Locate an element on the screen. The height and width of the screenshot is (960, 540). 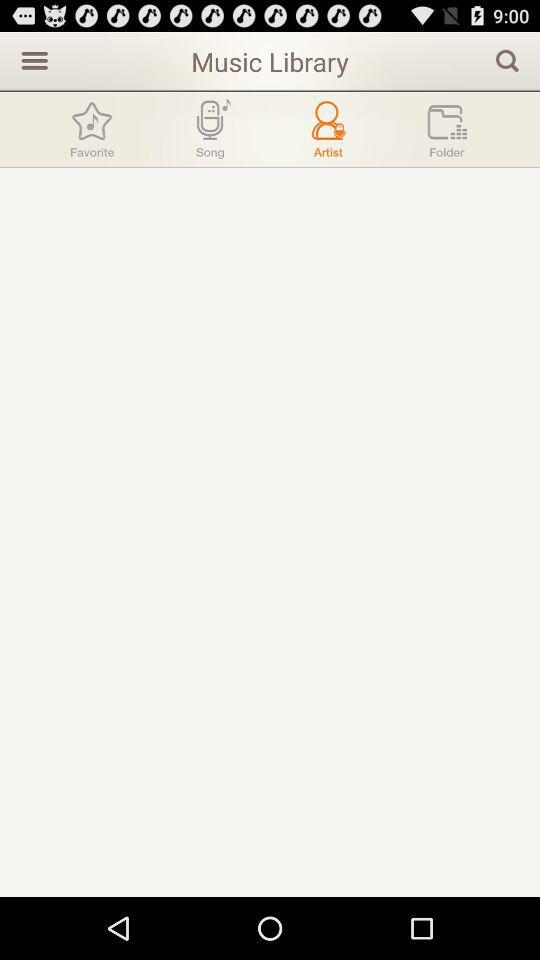
open song menu is located at coordinates (209, 128).